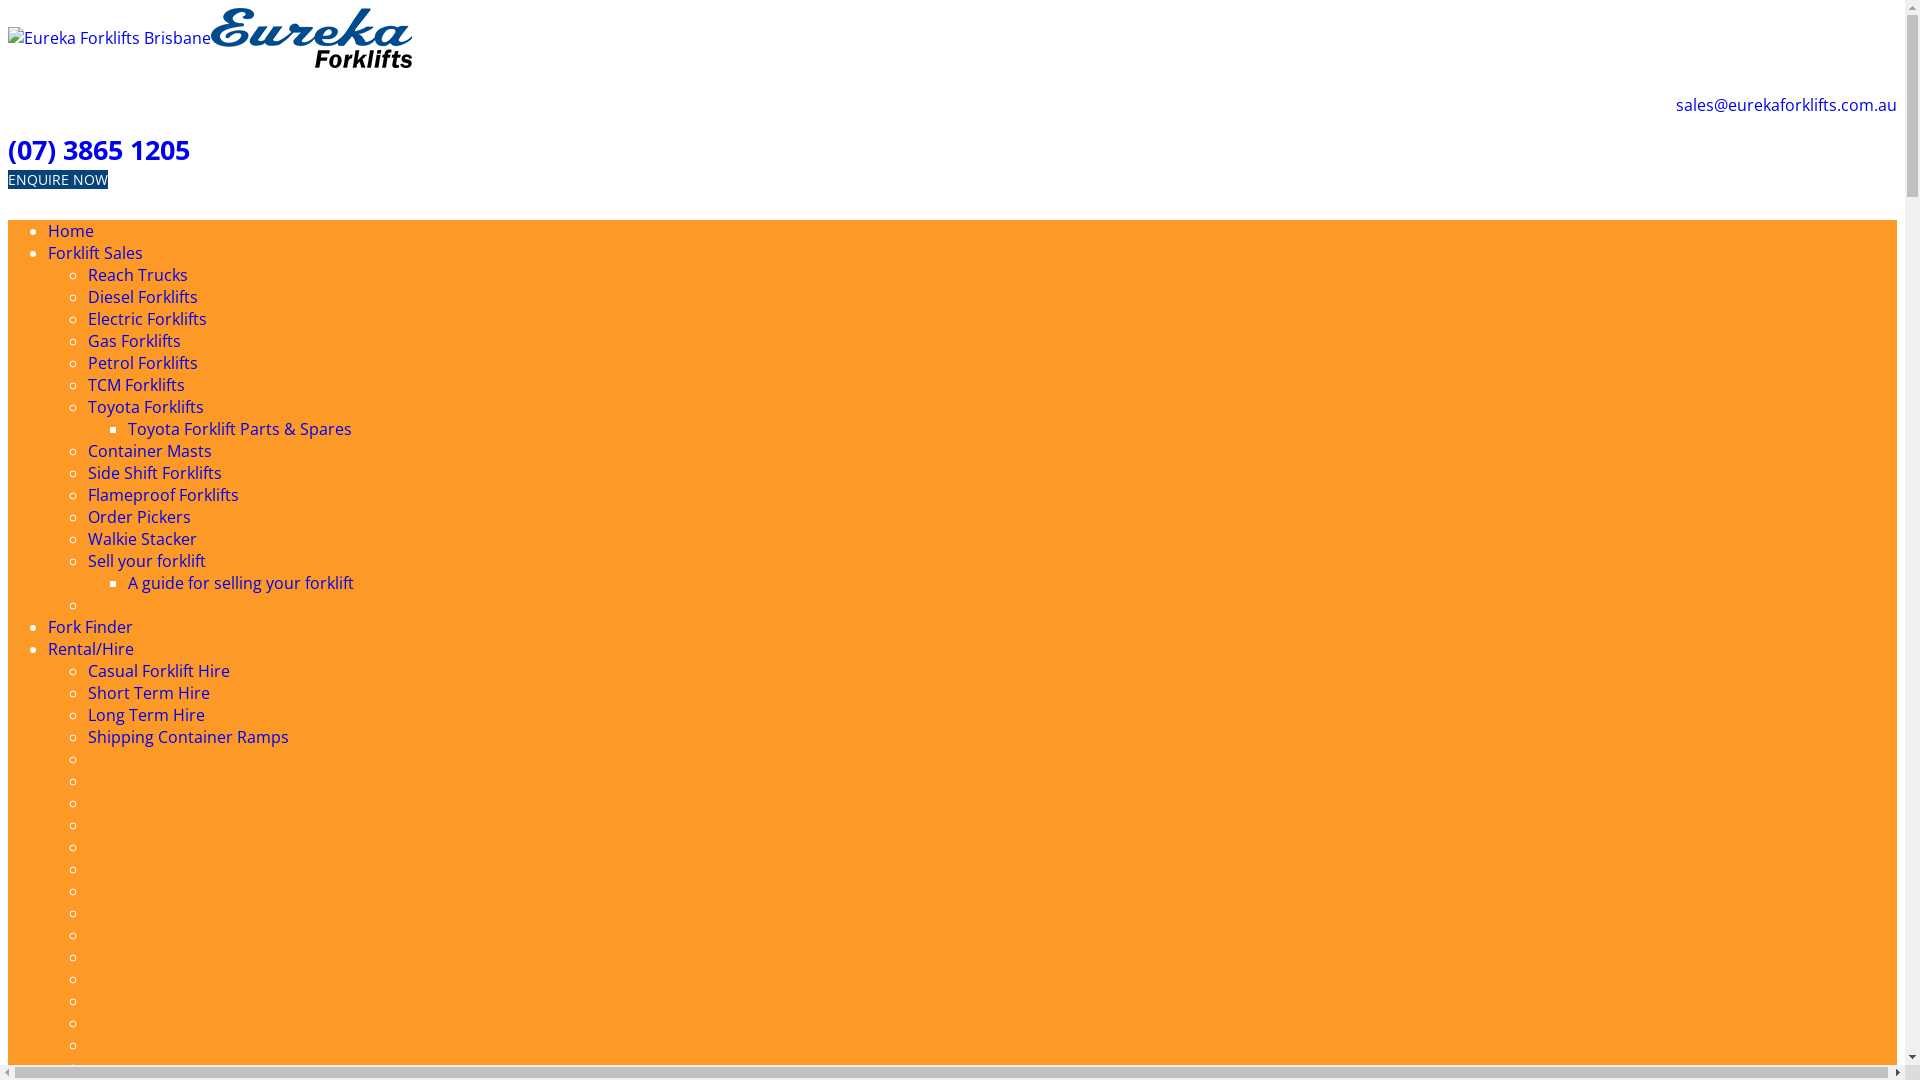  I want to click on 'ENQUIRE NOW', so click(57, 178).